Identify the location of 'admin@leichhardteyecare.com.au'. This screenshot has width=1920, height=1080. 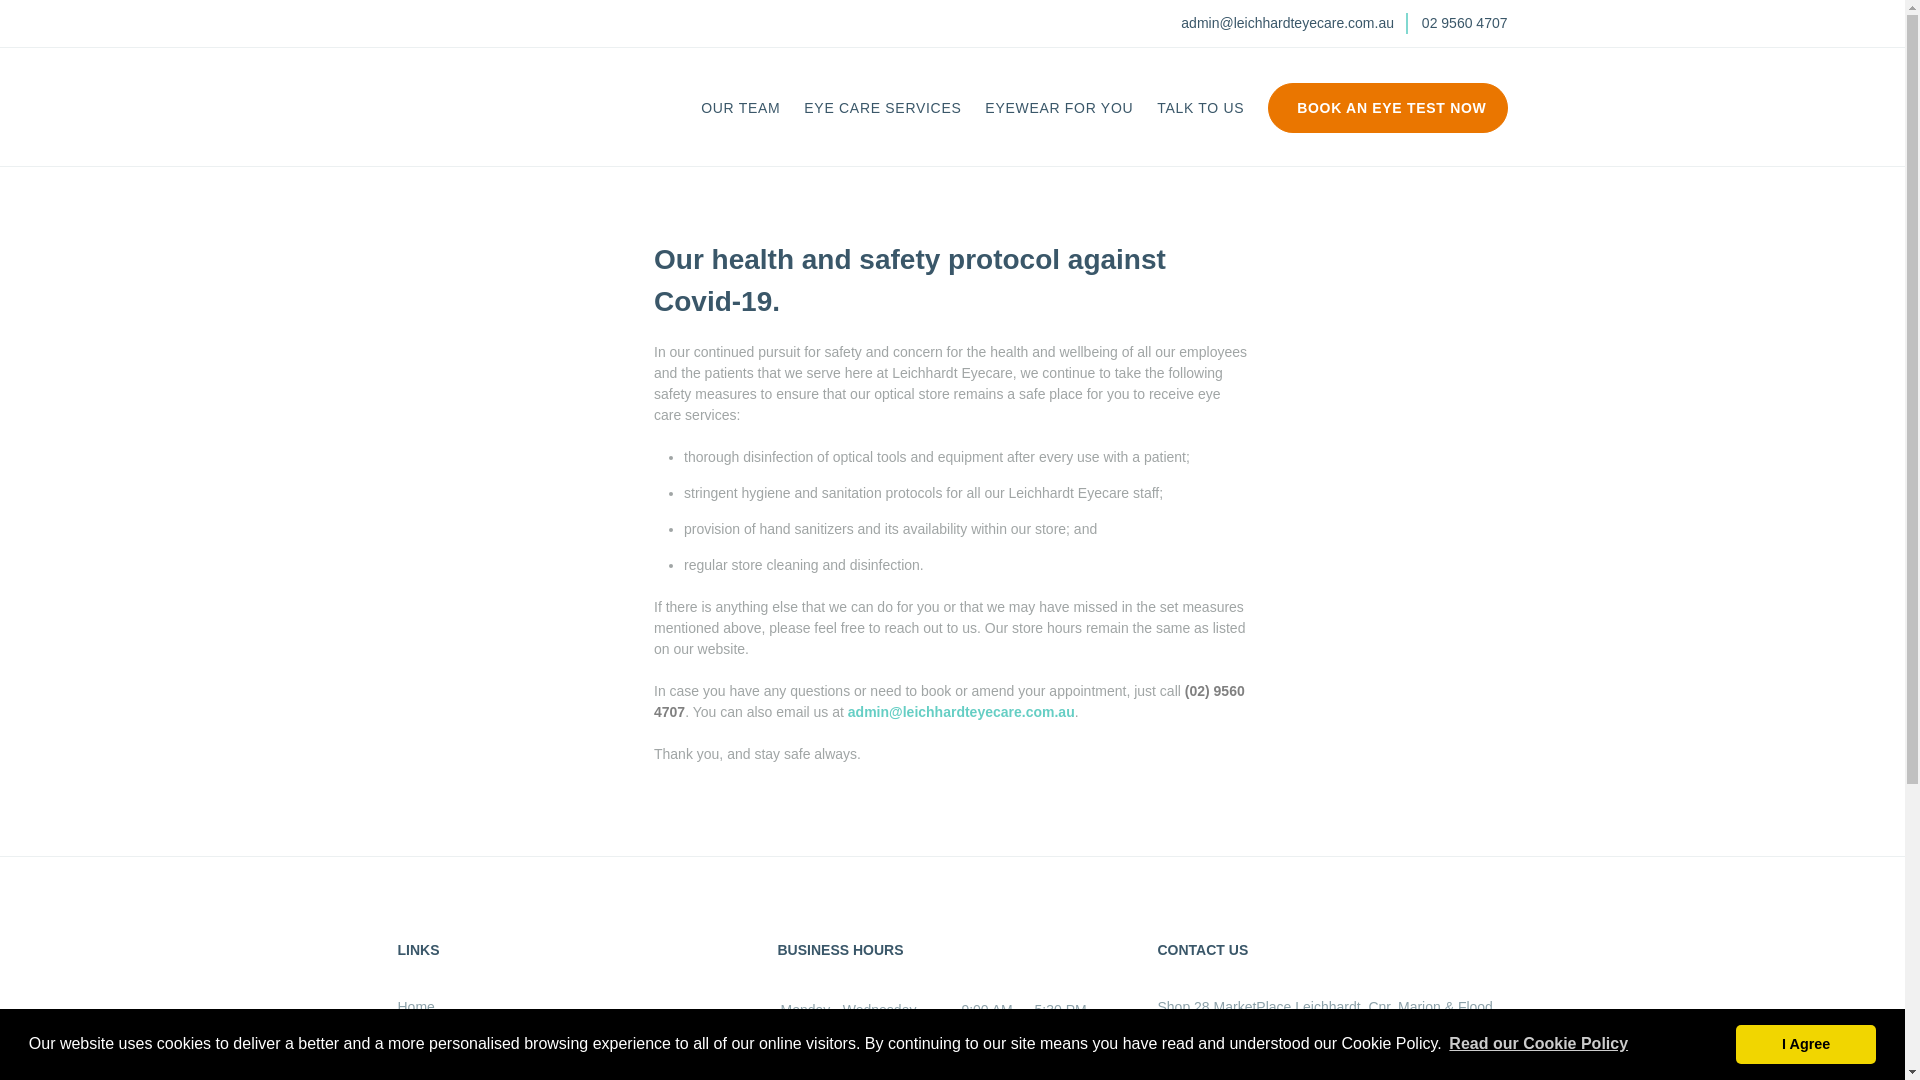
(1287, 23).